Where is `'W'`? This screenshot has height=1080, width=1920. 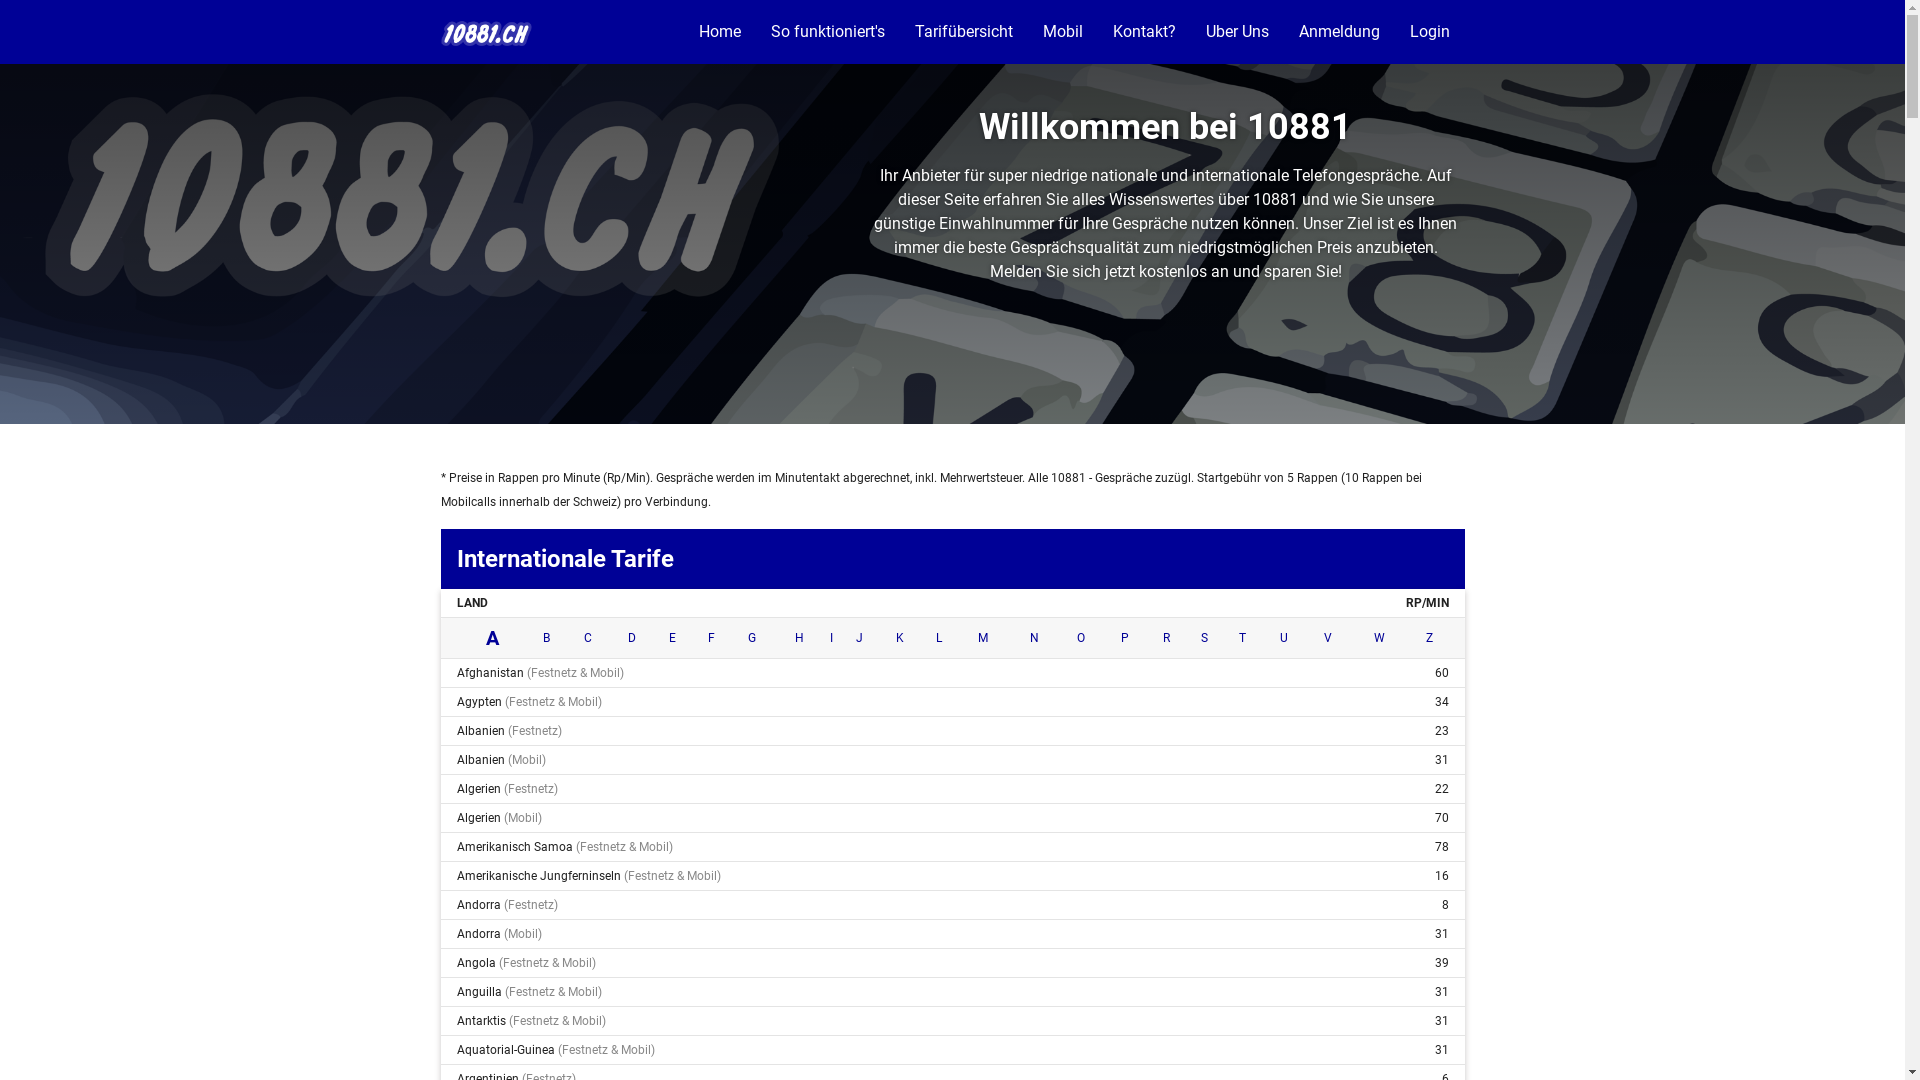
'W' is located at coordinates (1378, 637).